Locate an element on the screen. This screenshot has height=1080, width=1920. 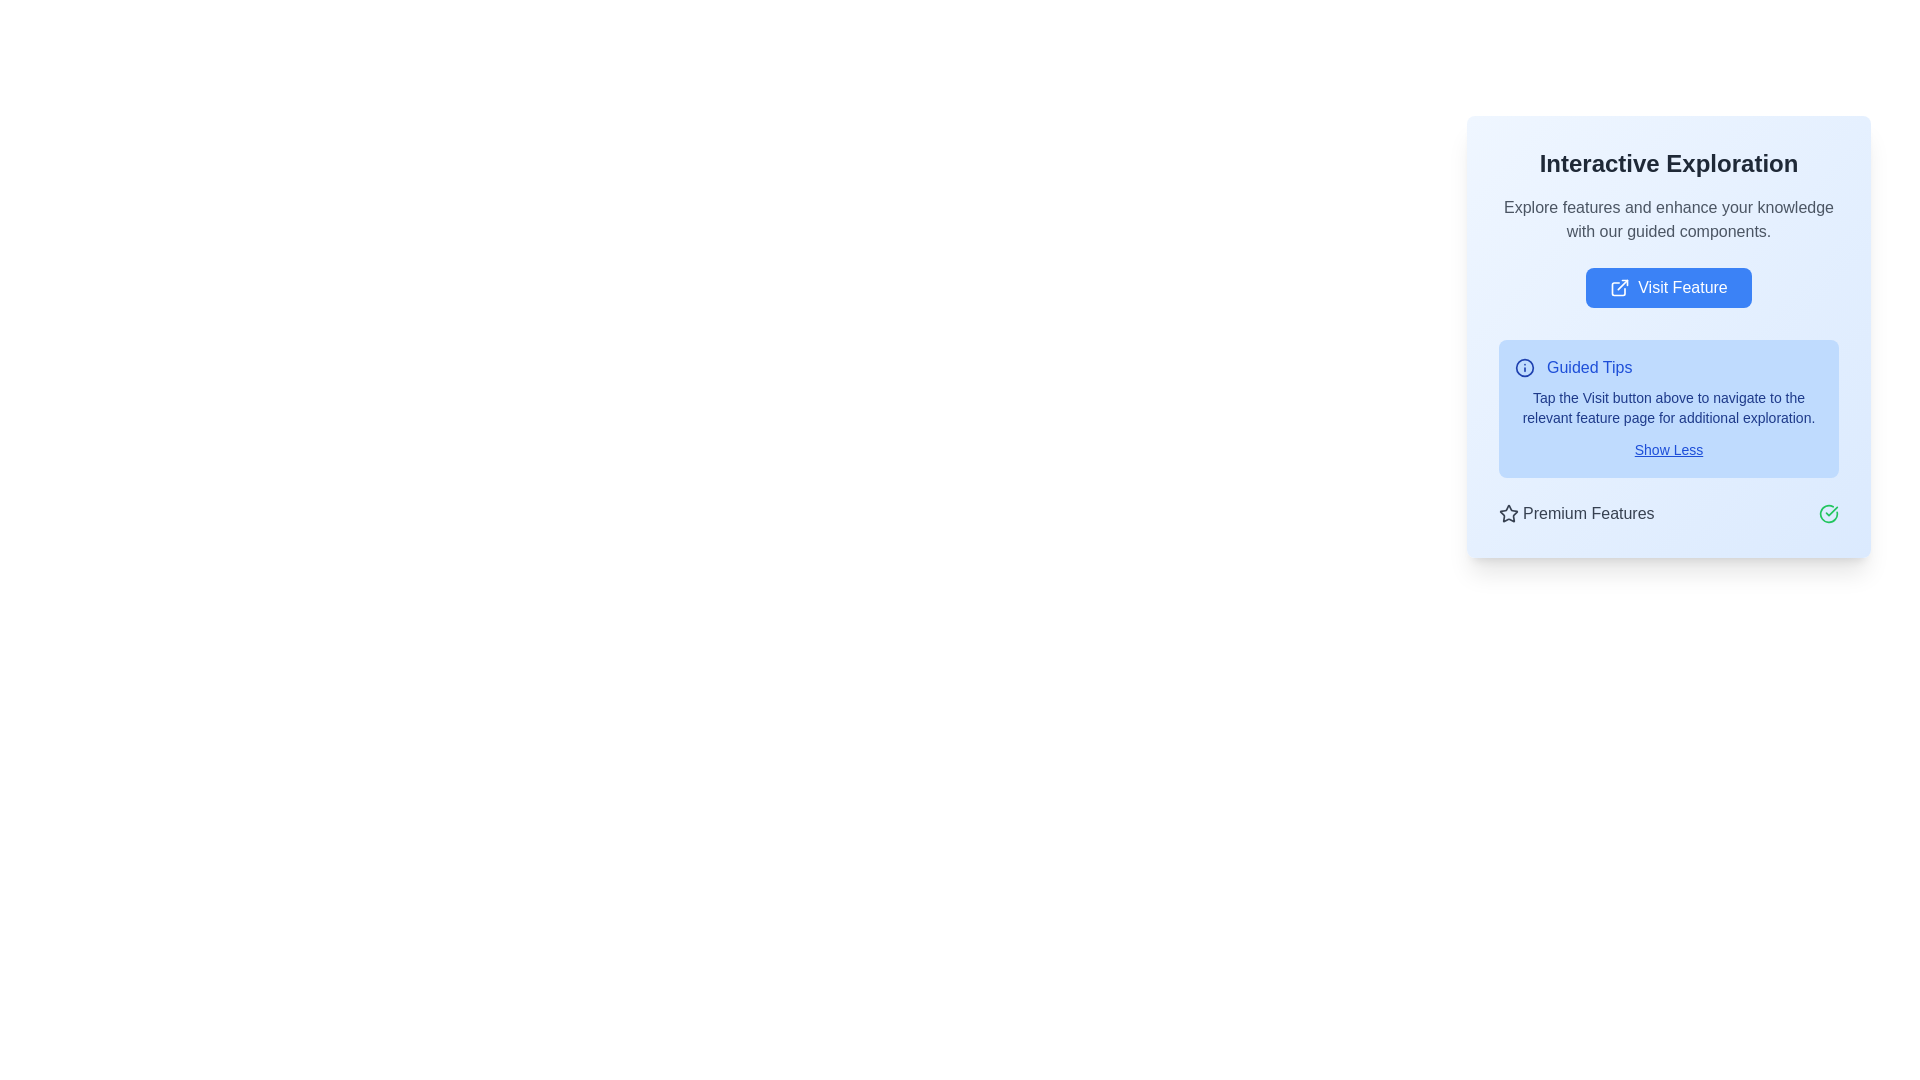
the text element that provides a brief description or tagline, located below the title 'Interactive Exploration' and above the 'Visit Feature' button is located at coordinates (1669, 219).